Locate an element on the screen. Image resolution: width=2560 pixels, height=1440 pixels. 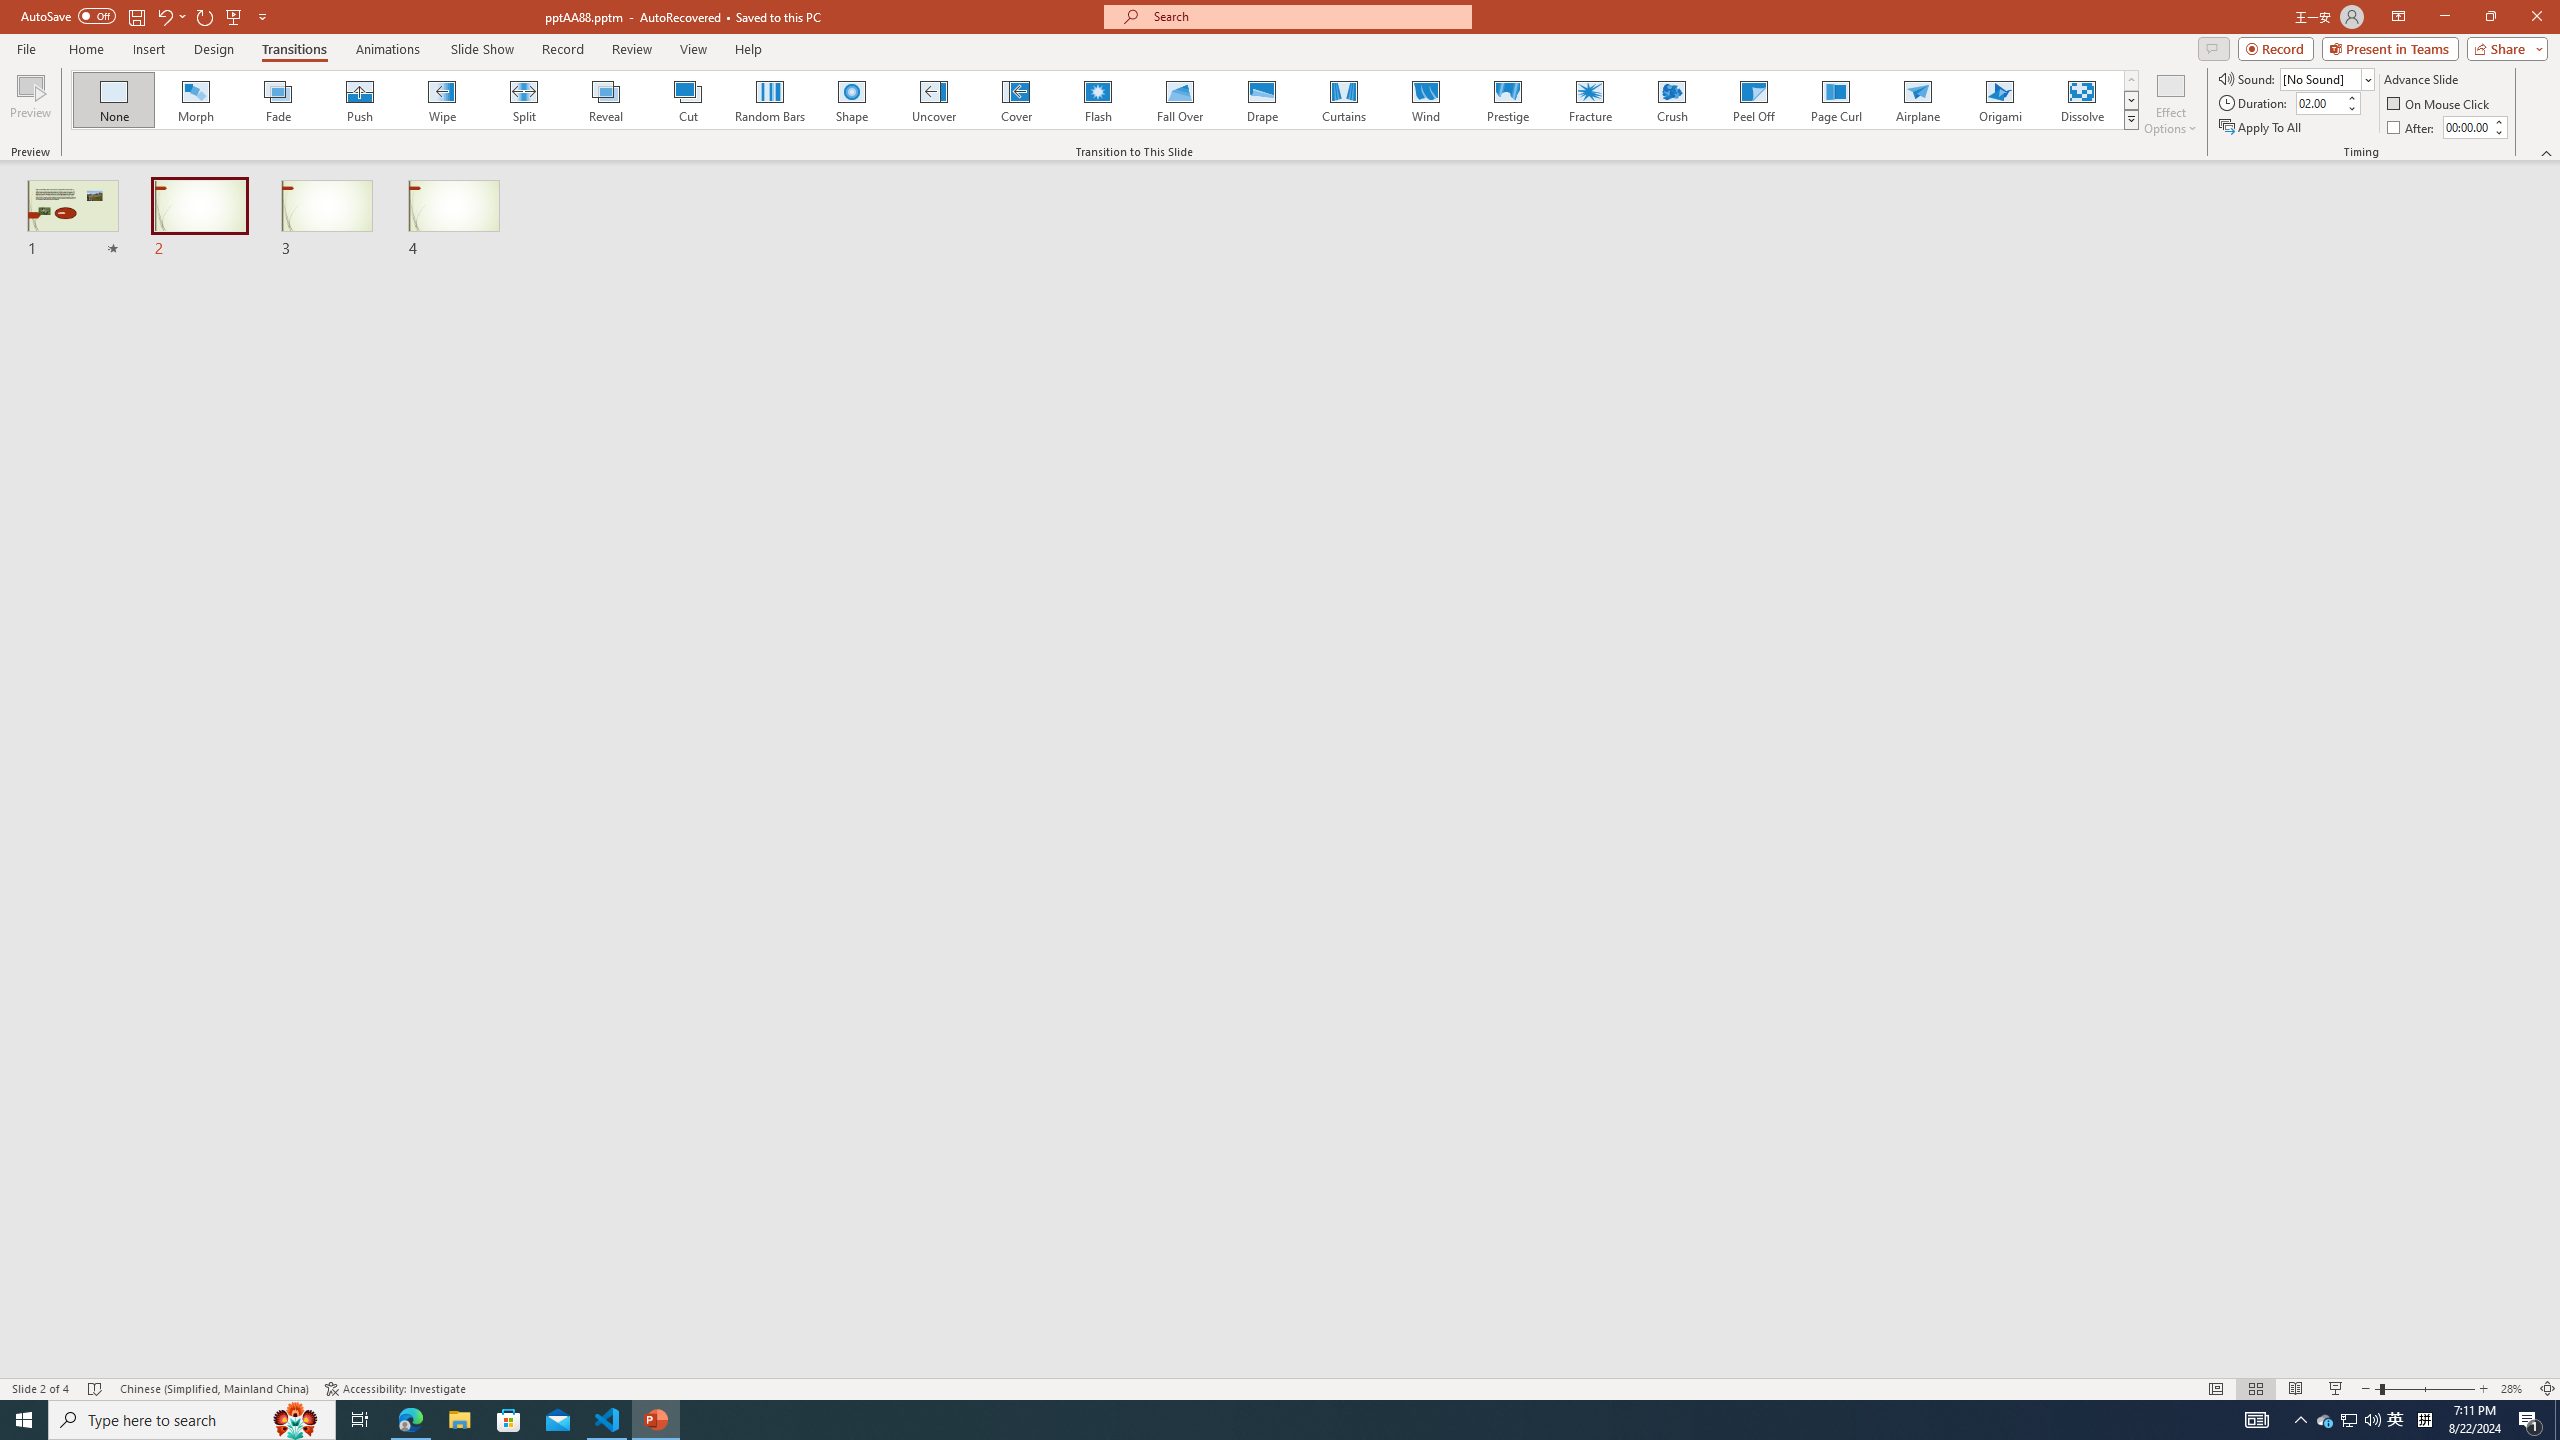
'On Mouse Click' is located at coordinates (2438, 103).